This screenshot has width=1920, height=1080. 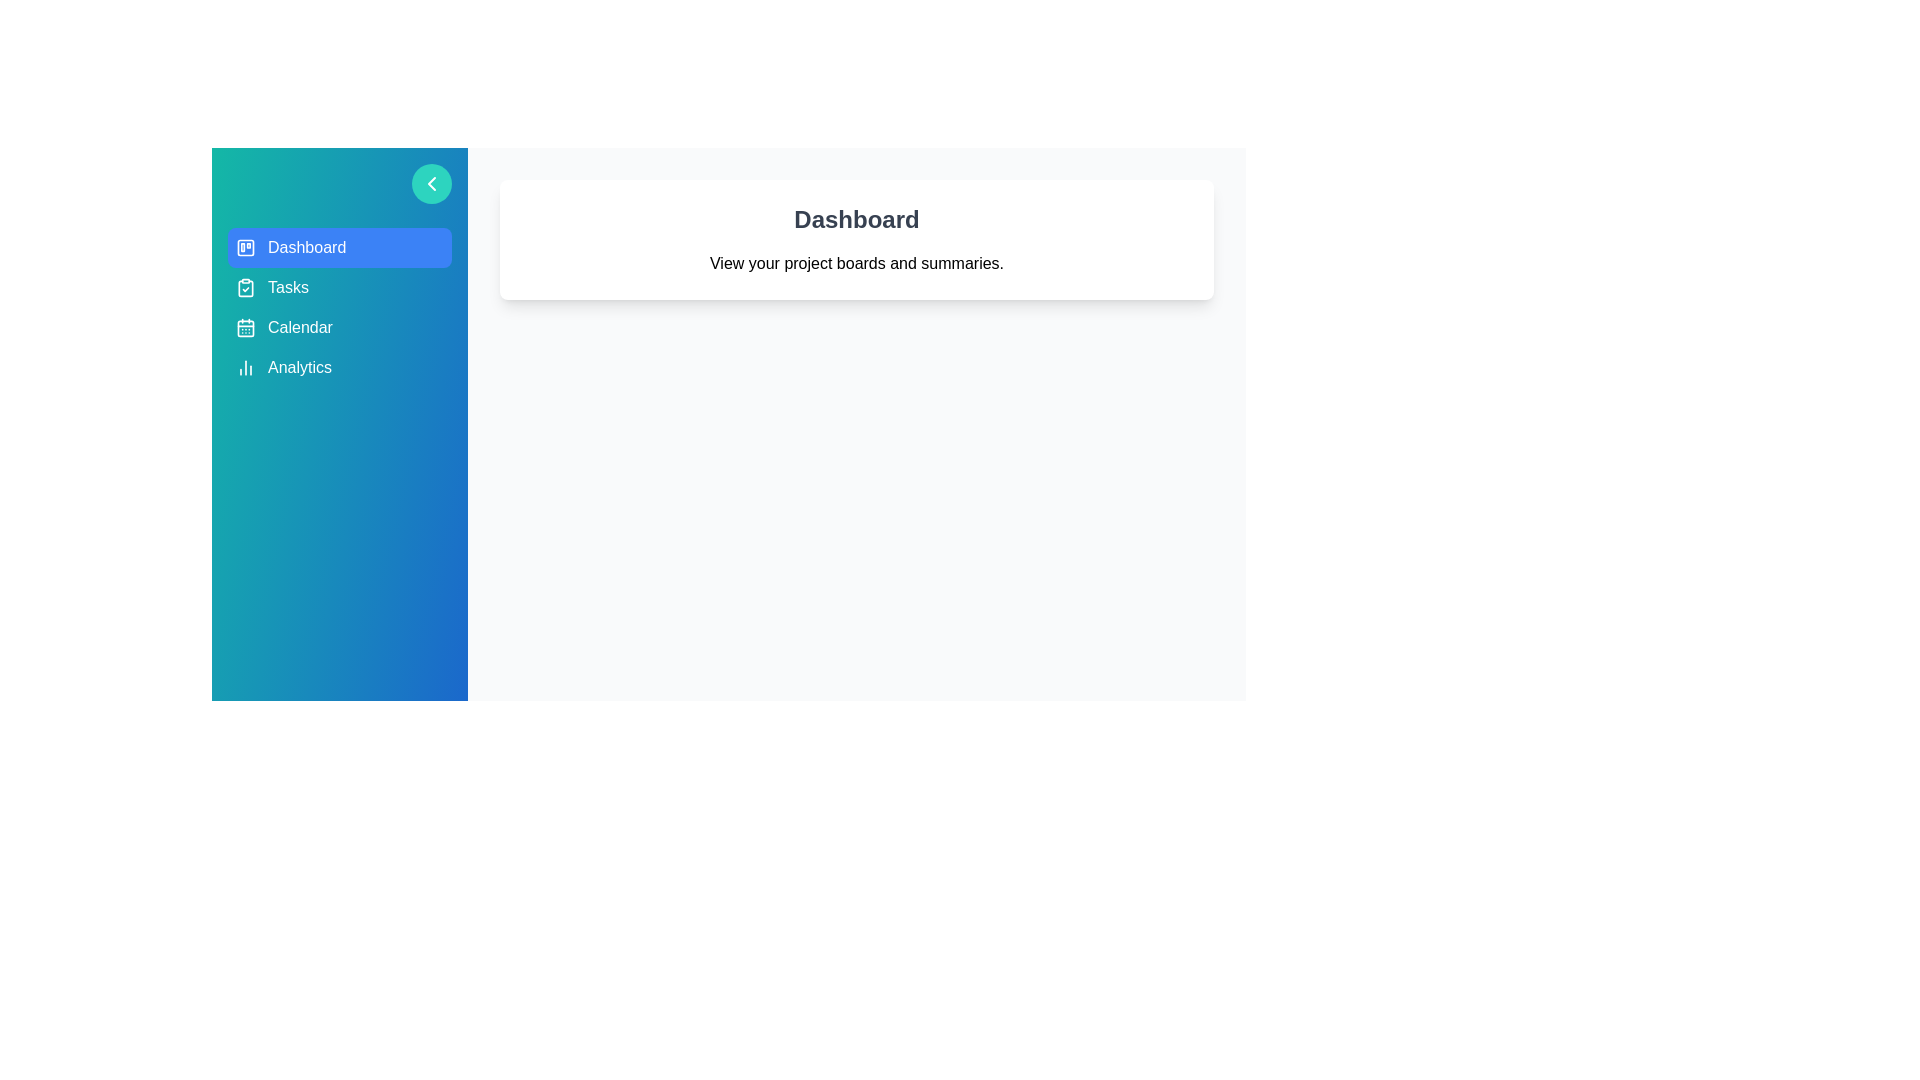 What do you see at coordinates (340, 367) in the screenshot?
I see `the fourth entry in the vertical navigation list, which serves as a link to the 'Analytics' section, to possibly see a tooltip` at bounding box center [340, 367].